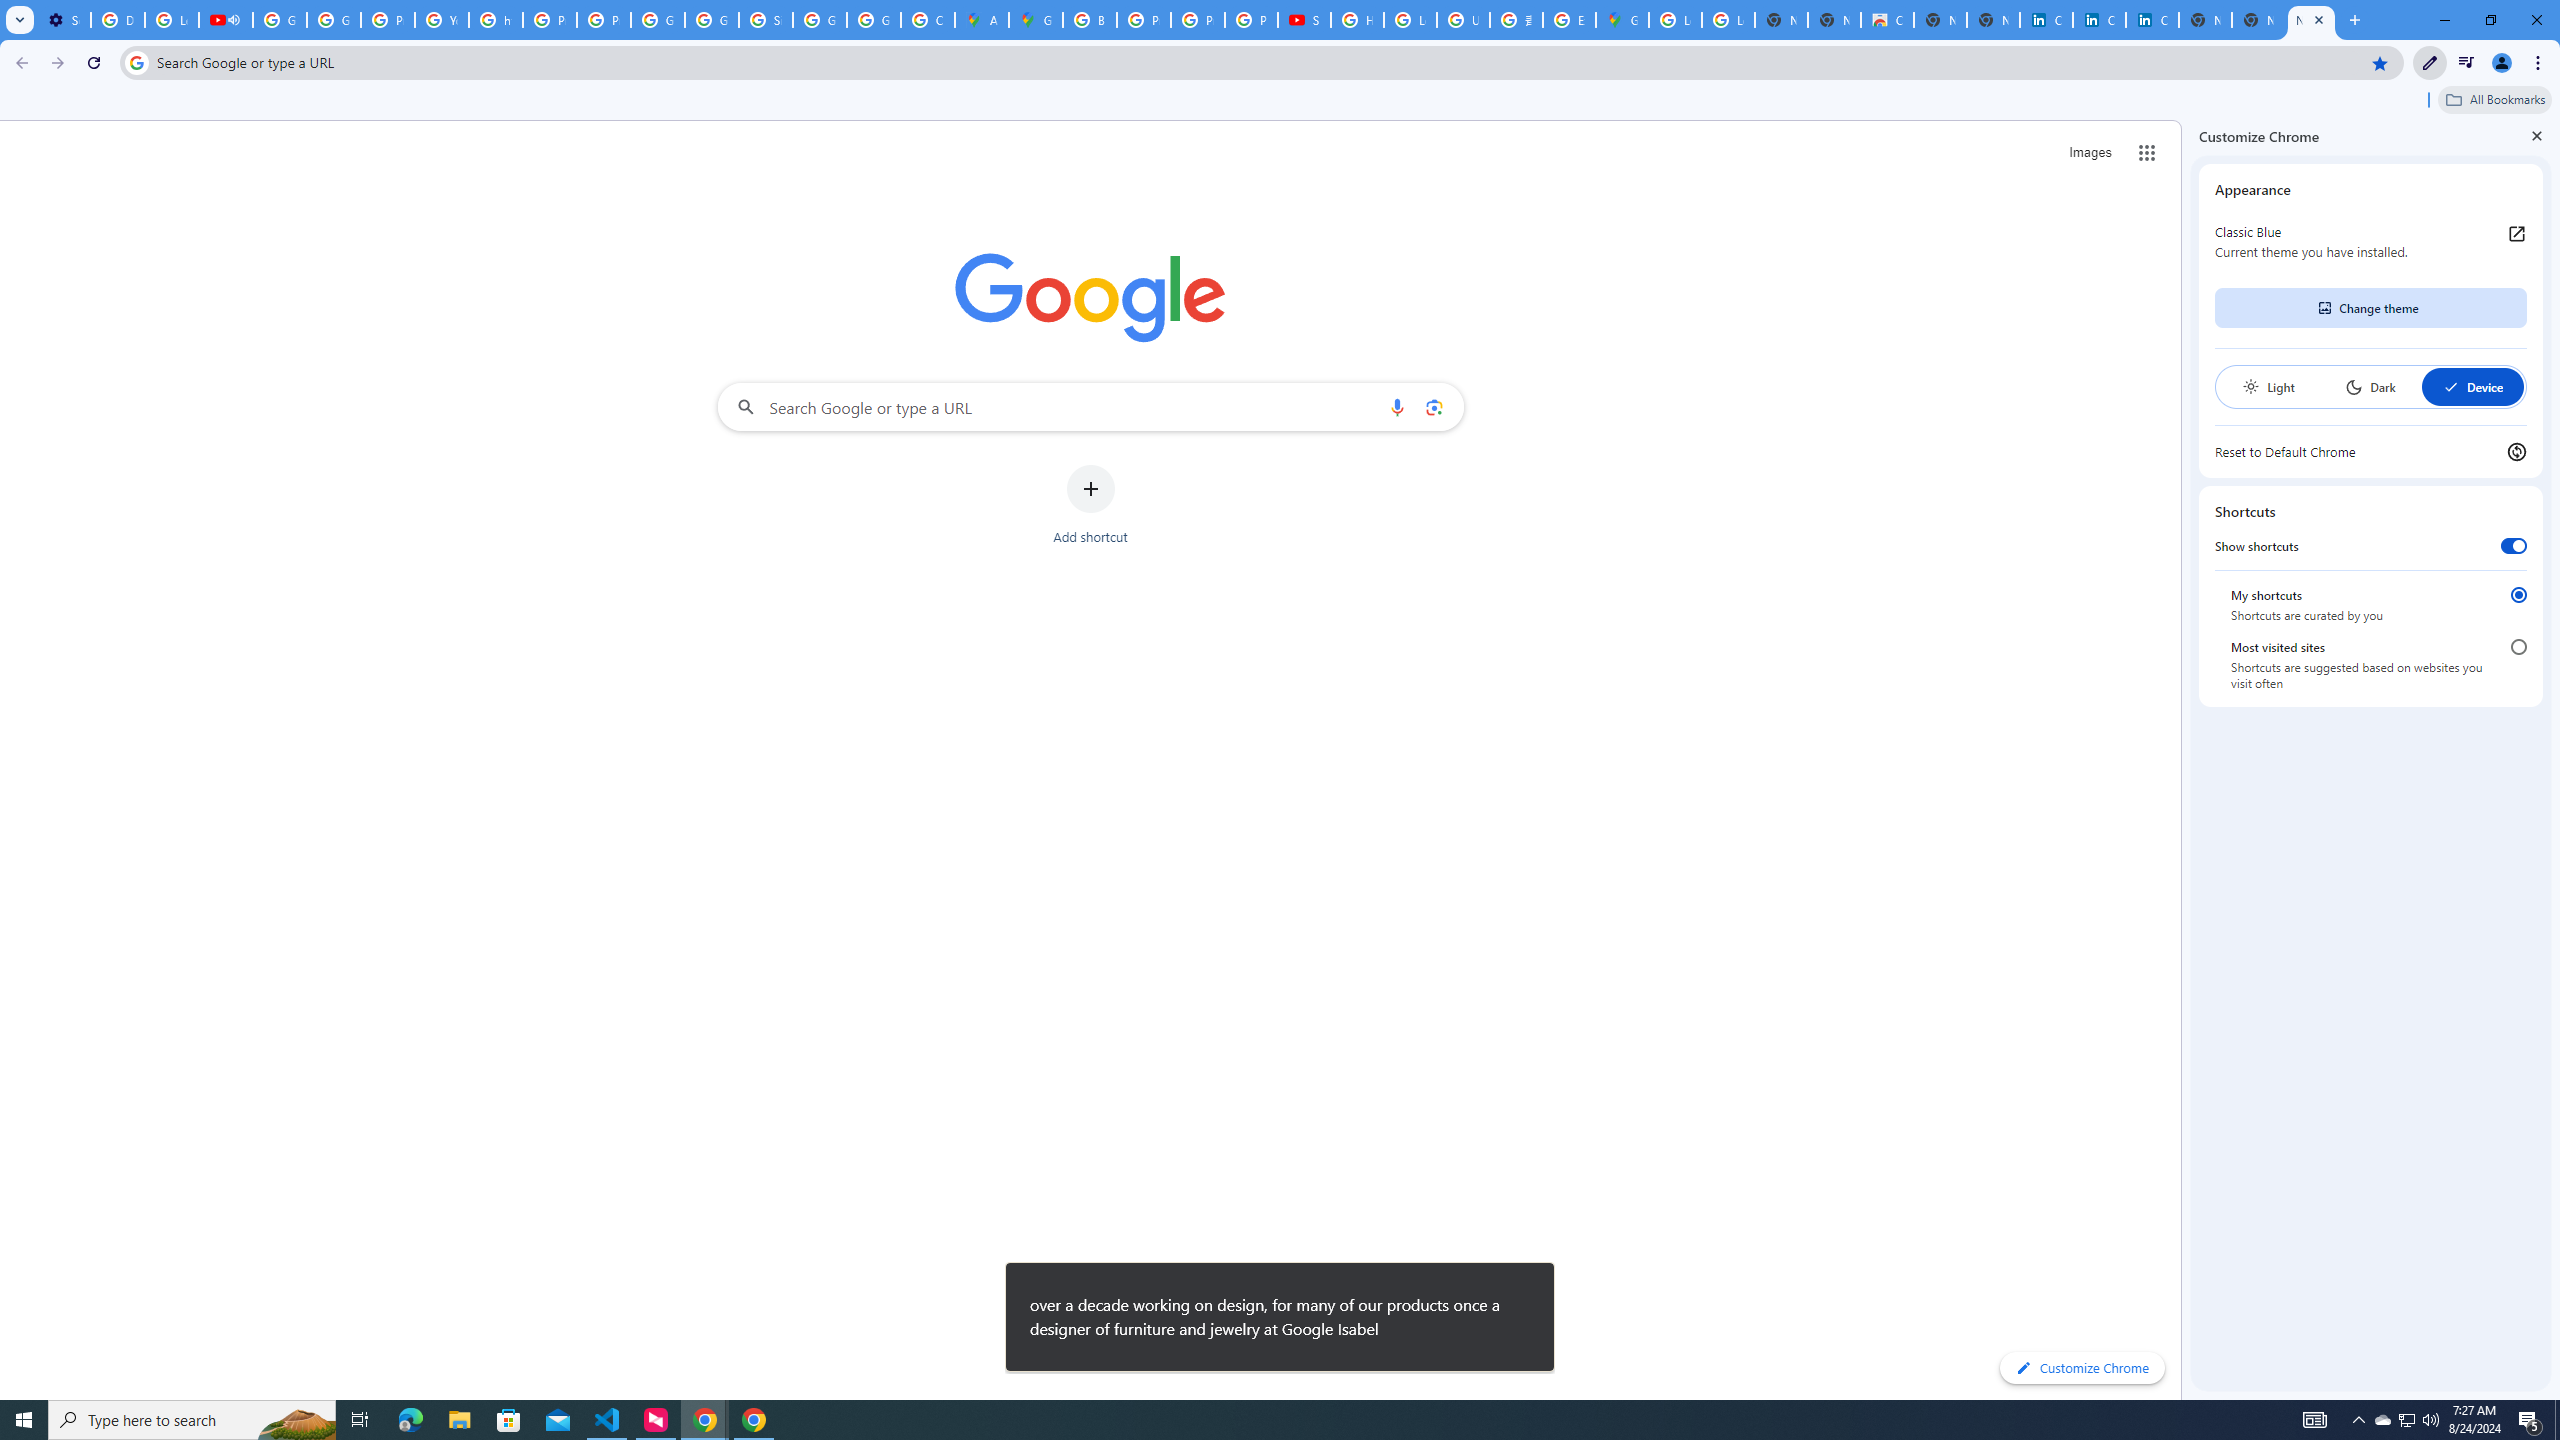  What do you see at coordinates (1035, 19) in the screenshot?
I see `'Google Maps'` at bounding box center [1035, 19].